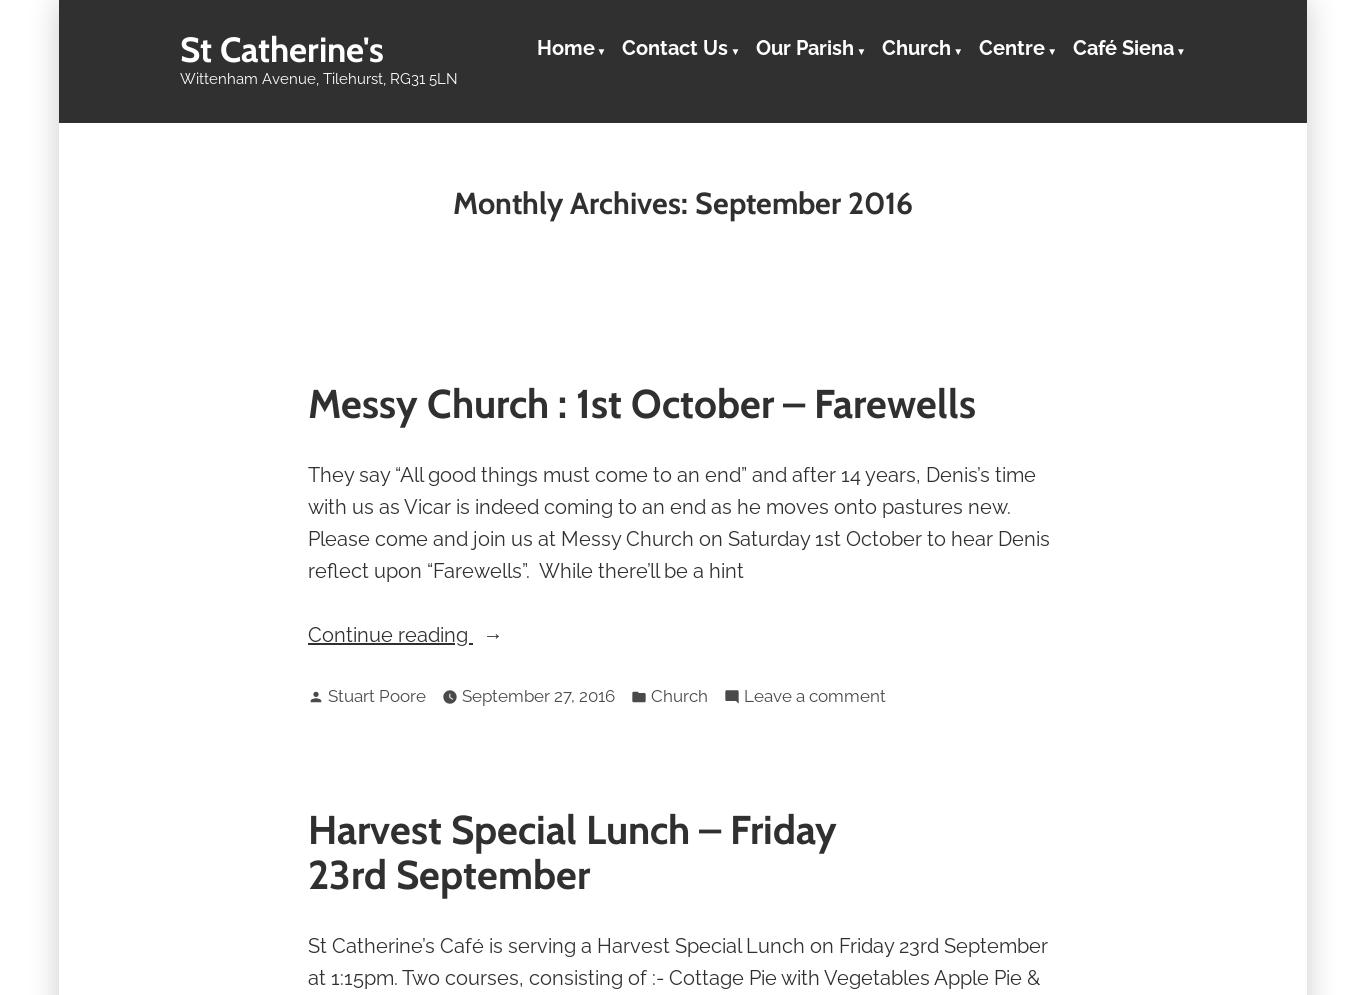  Describe the element at coordinates (678, 520) in the screenshot. I see `'They say “All good things must come to an end” and after 14 years, Denis’s time with us as Vicar is indeed coming to an end as he moves onto pastures new. Please come and join us at Messy Church on Saturday 1st October to hear Denis reflect upon “Farewells”.  While there’ll be a hint'` at that location.